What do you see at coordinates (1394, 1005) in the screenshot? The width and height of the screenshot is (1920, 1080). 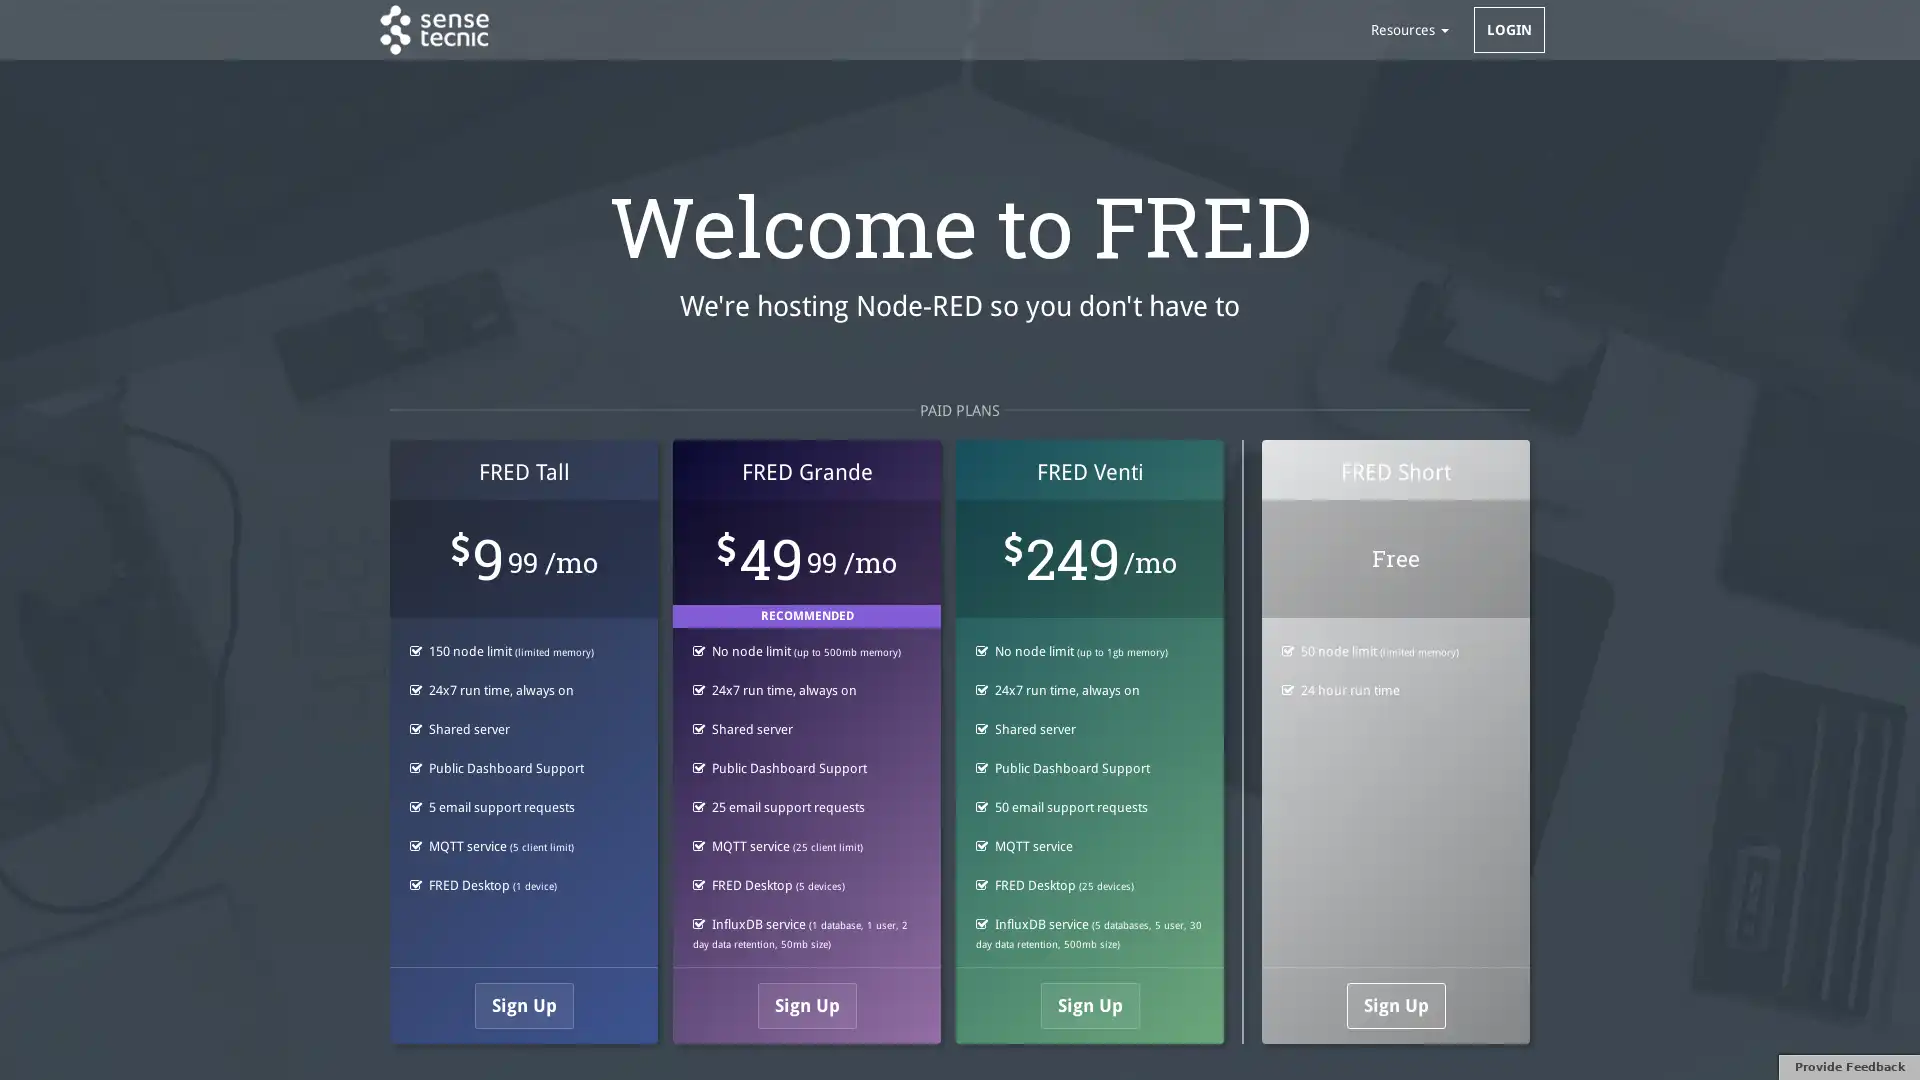 I see `Sign Up` at bounding box center [1394, 1005].